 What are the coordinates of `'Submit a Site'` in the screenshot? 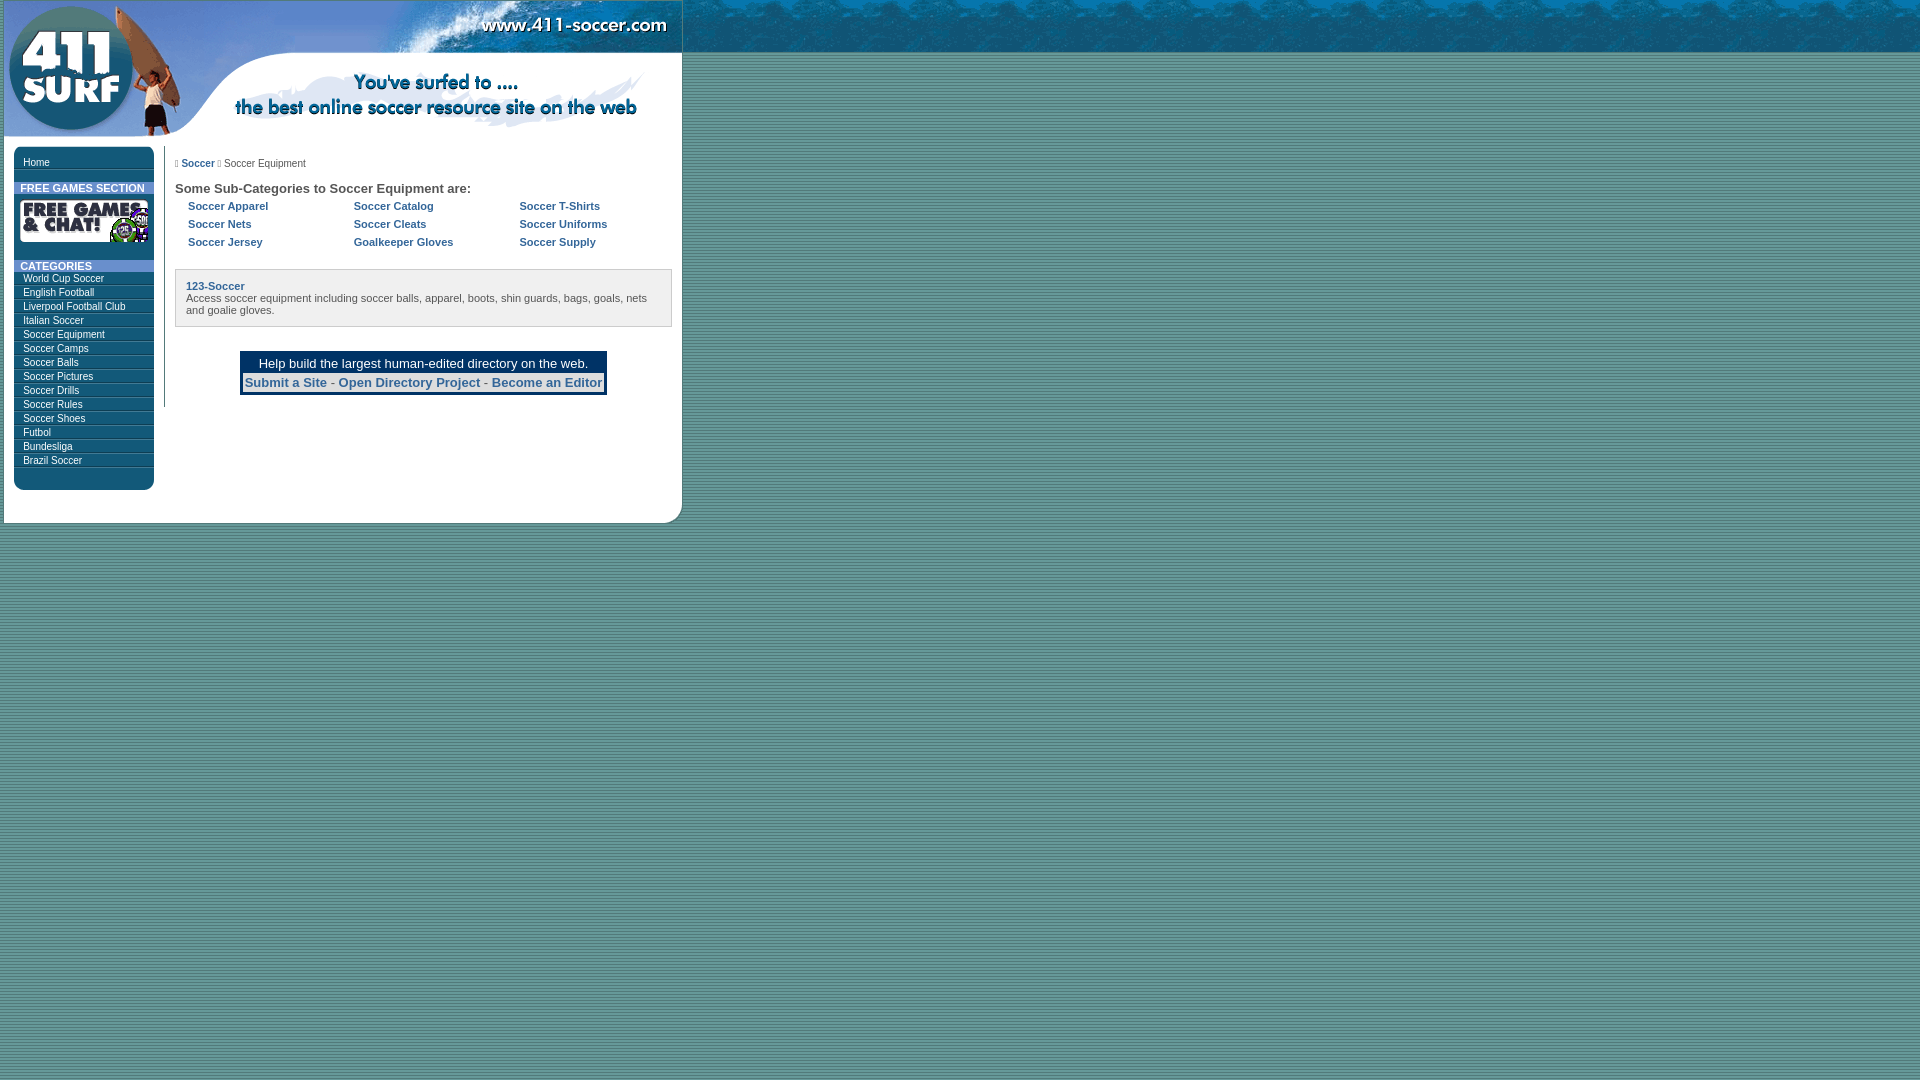 It's located at (243, 382).